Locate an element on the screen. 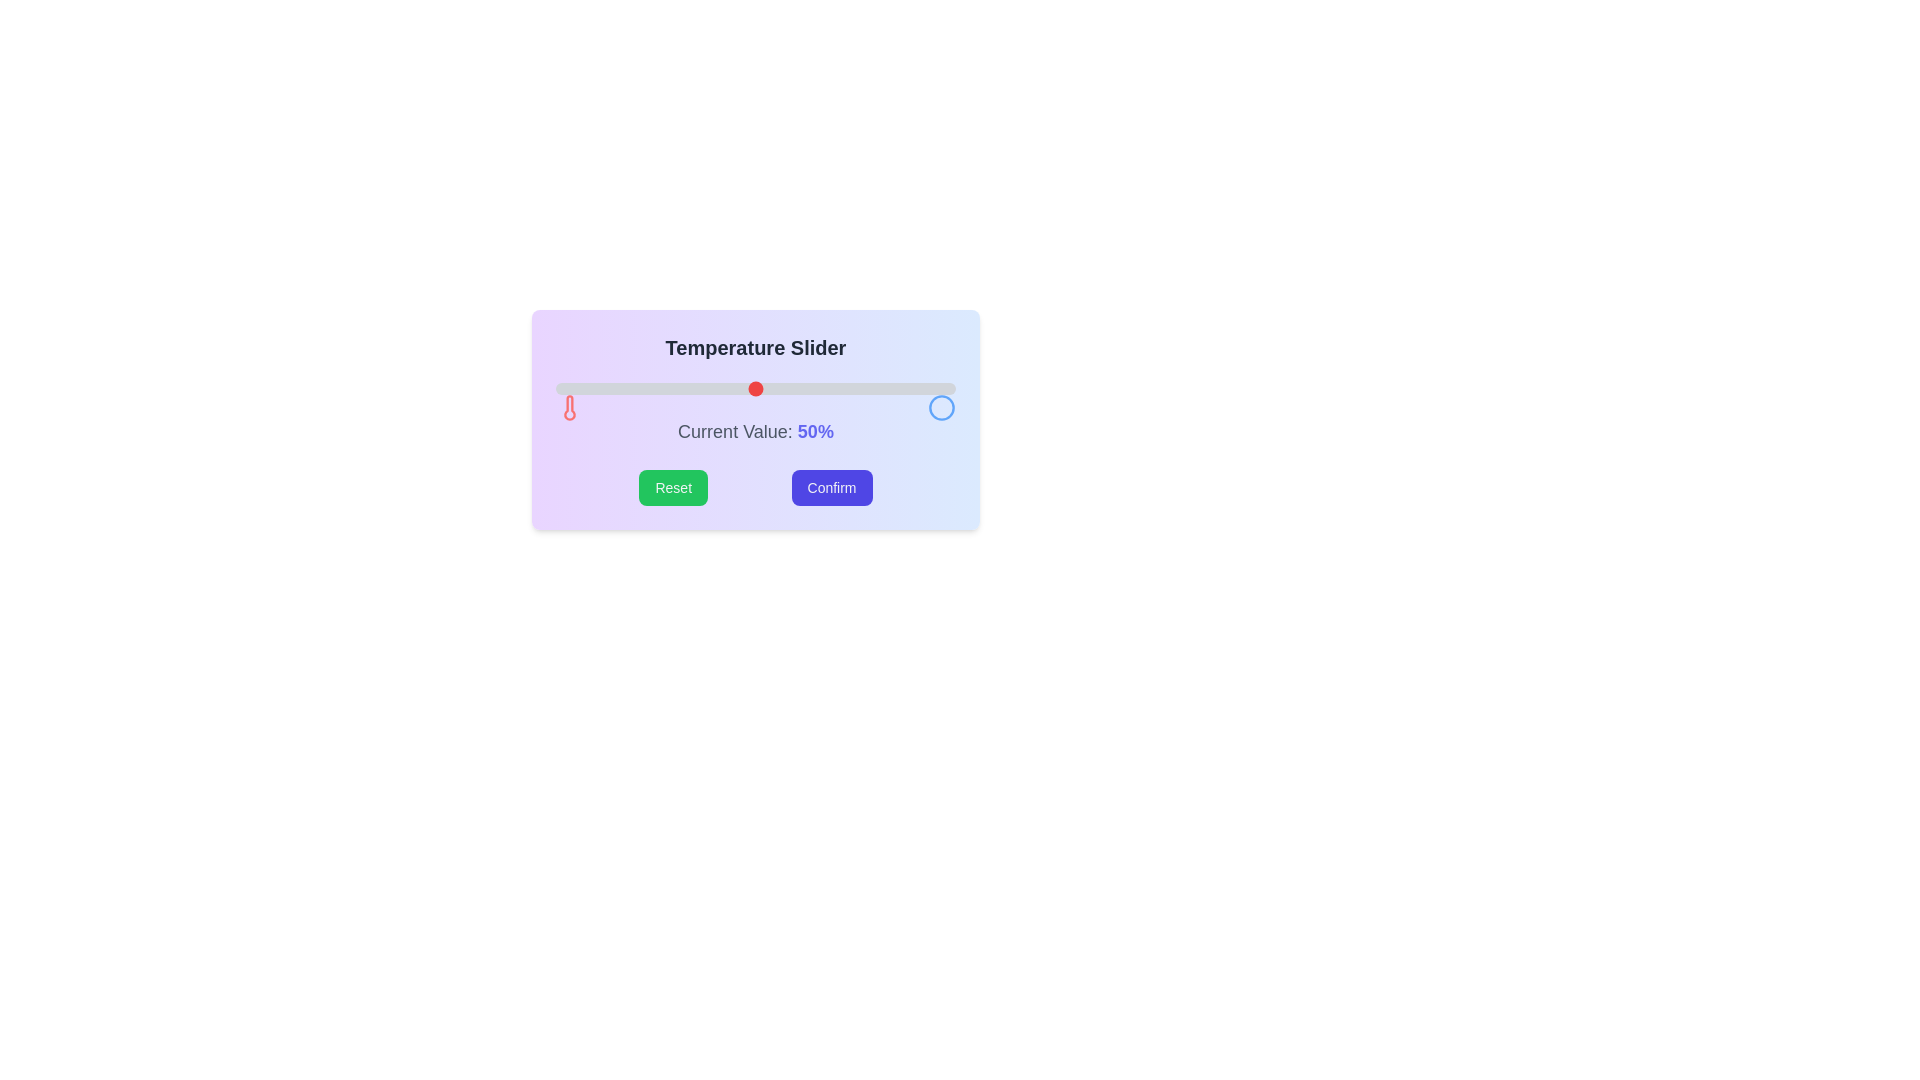 The width and height of the screenshot is (1920, 1080). 'Confirm' button to confirm the selected value is located at coordinates (831, 488).